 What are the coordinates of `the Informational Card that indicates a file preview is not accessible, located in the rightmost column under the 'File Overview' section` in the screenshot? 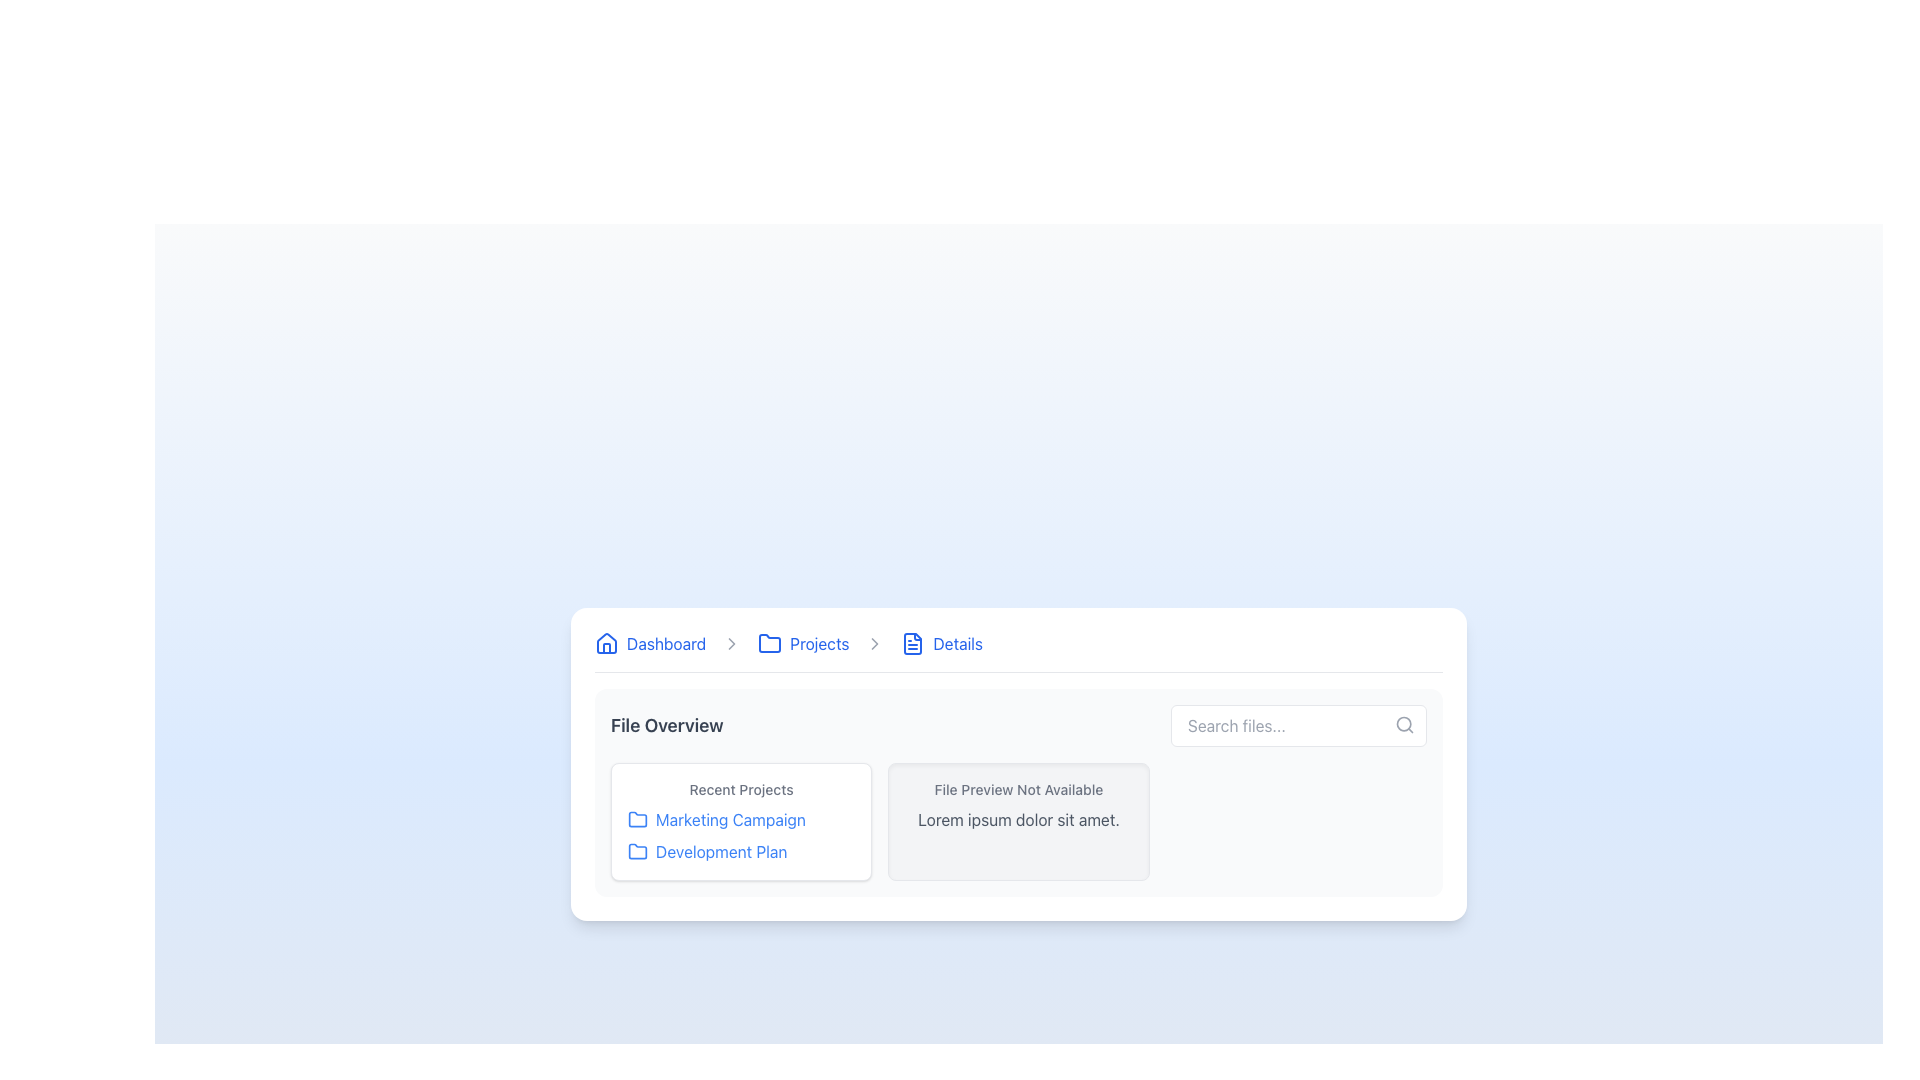 It's located at (1018, 821).